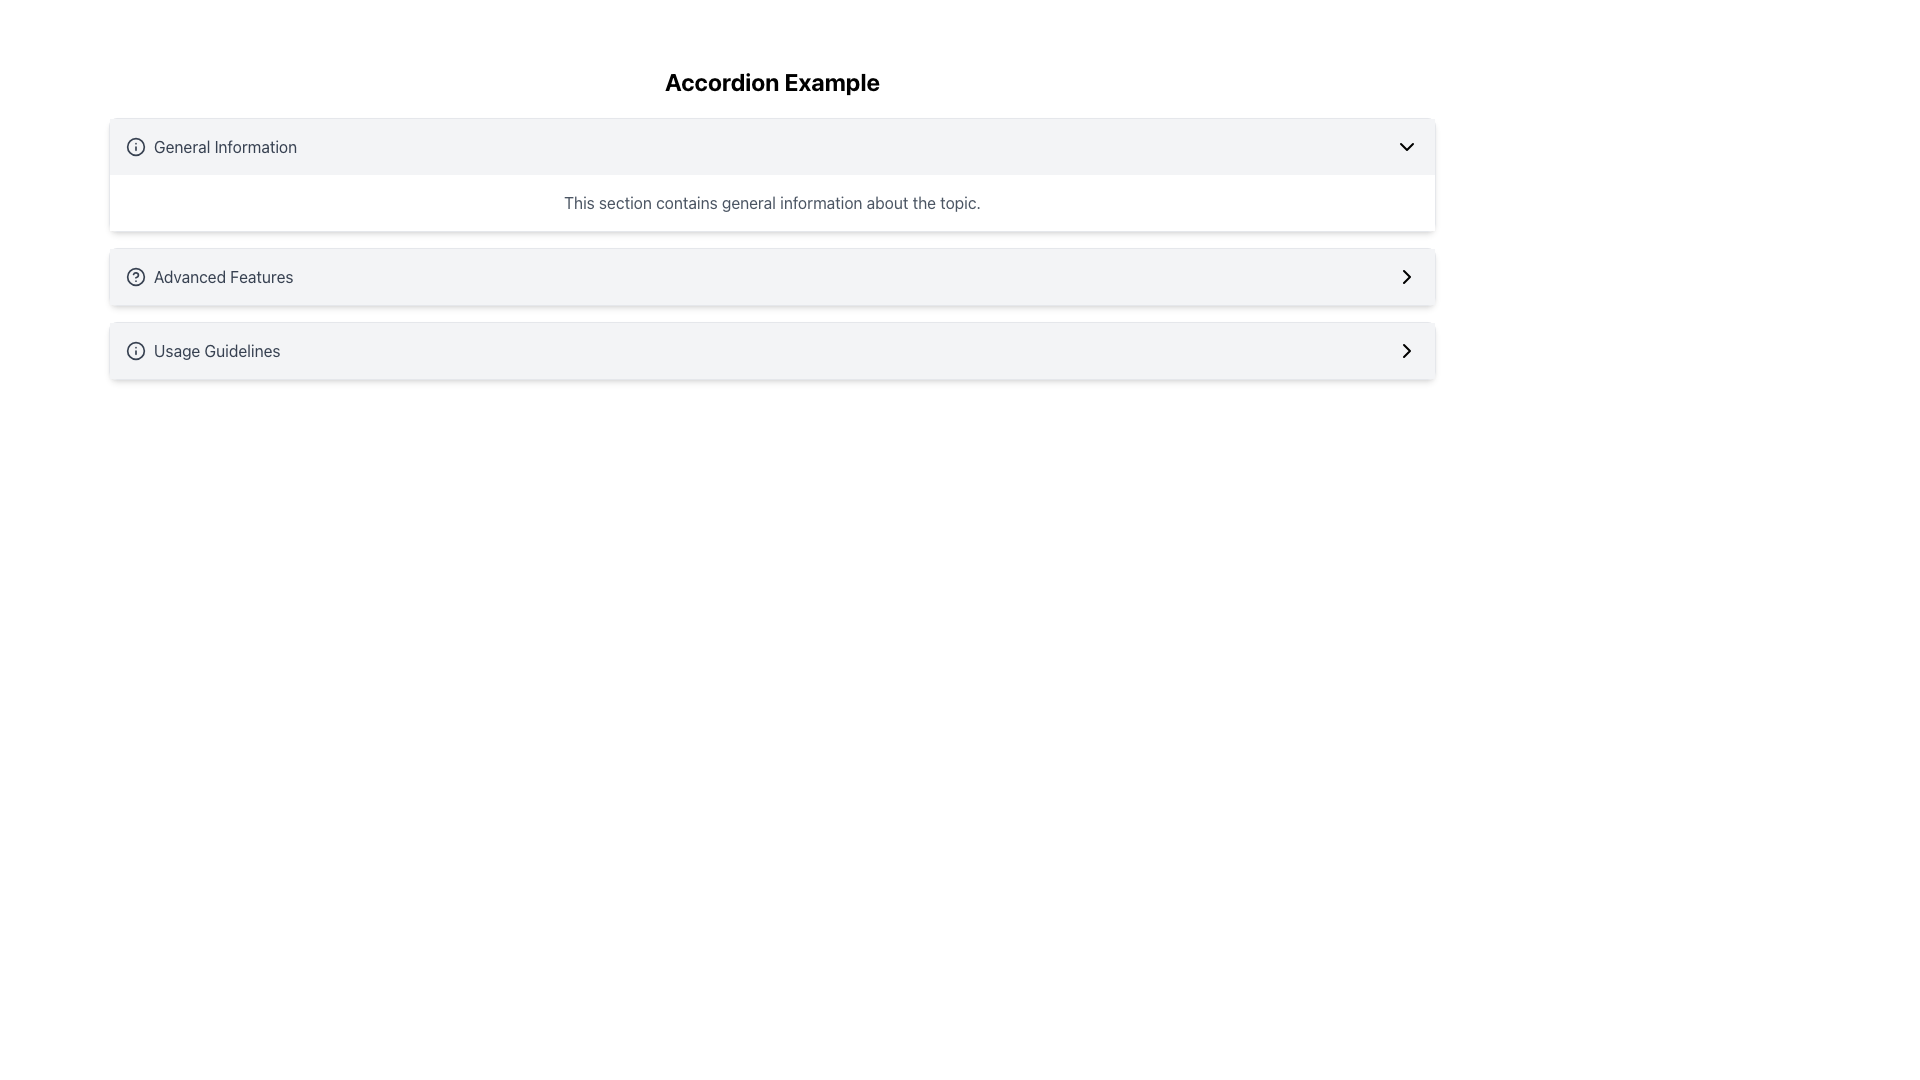 This screenshot has width=1920, height=1080. Describe the element at coordinates (223, 277) in the screenshot. I see `the Text Label that serves as the label for the second accordion item, positioned to the right of a question mark icon` at that location.